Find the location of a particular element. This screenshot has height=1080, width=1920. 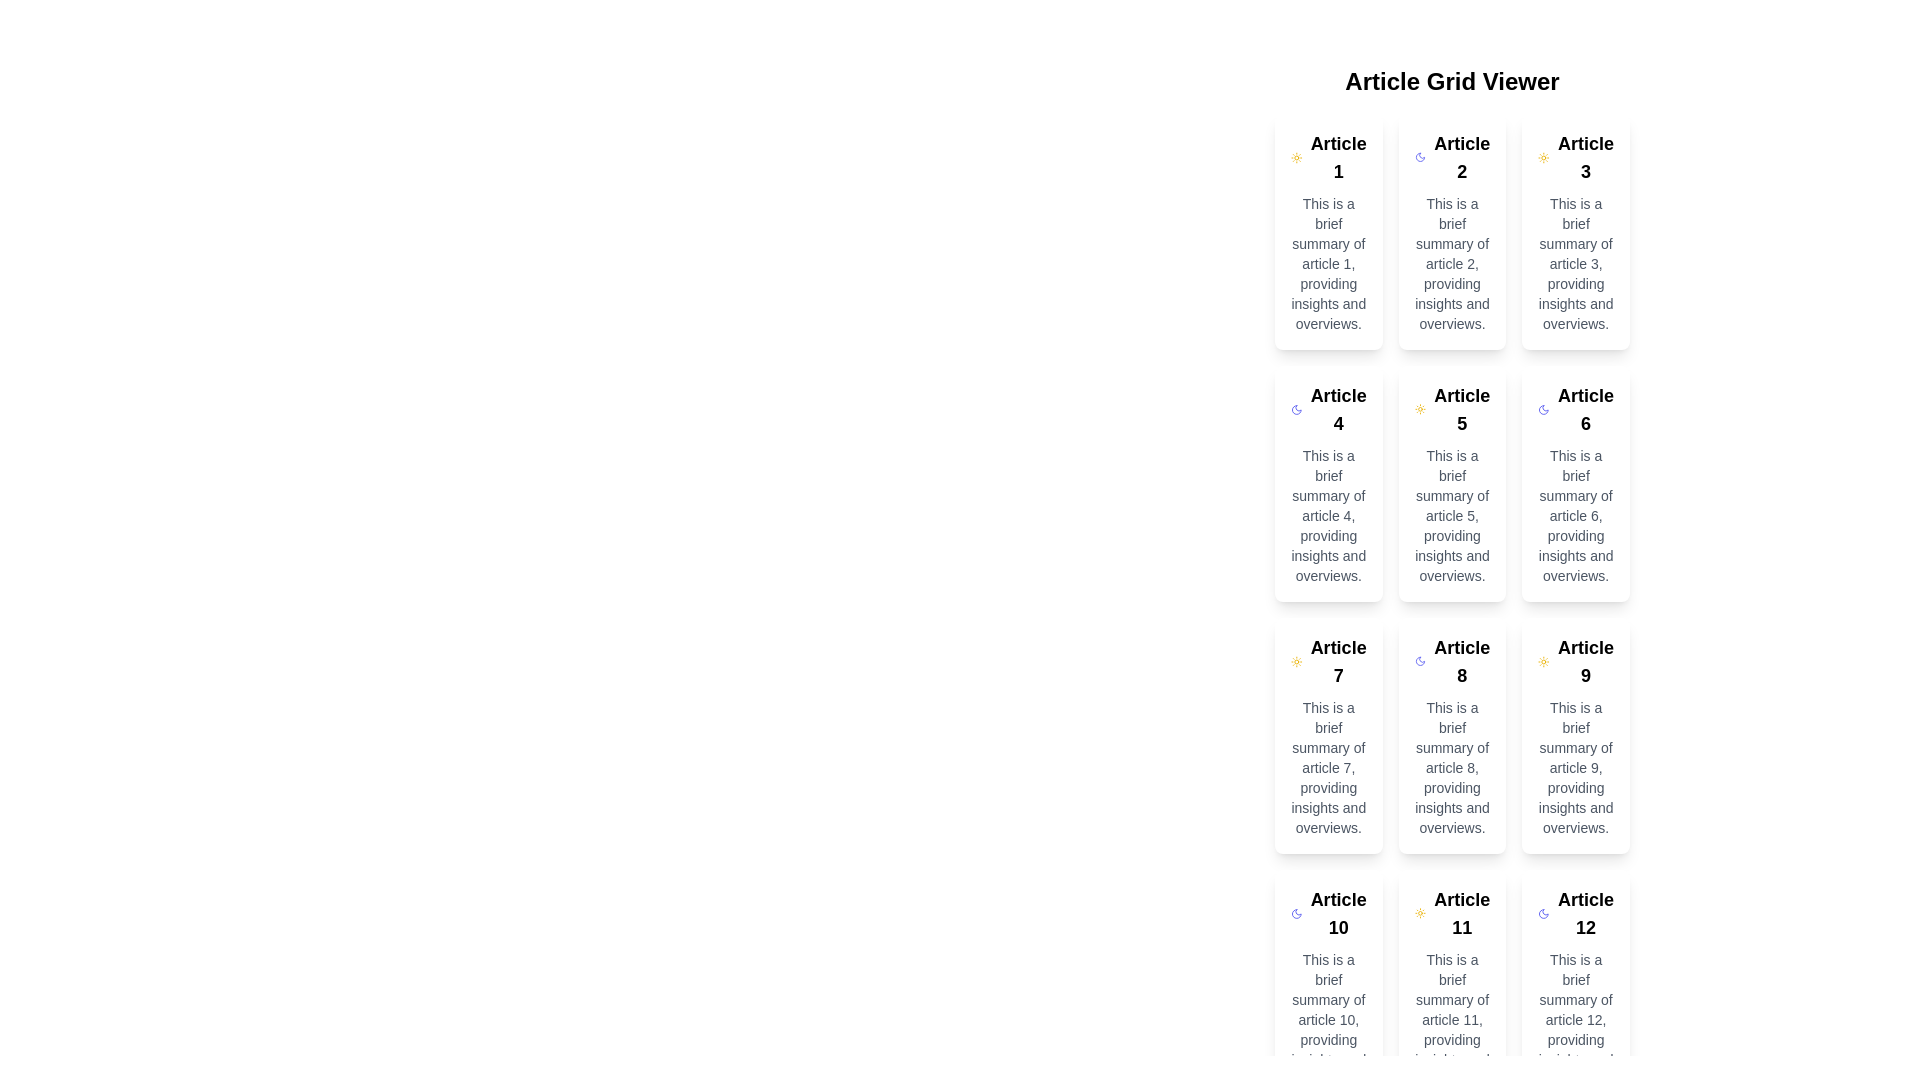

the decorative icon located at the top-left corner of the 'Article 2' card, adjacent to its numerical label is located at coordinates (1419, 157).